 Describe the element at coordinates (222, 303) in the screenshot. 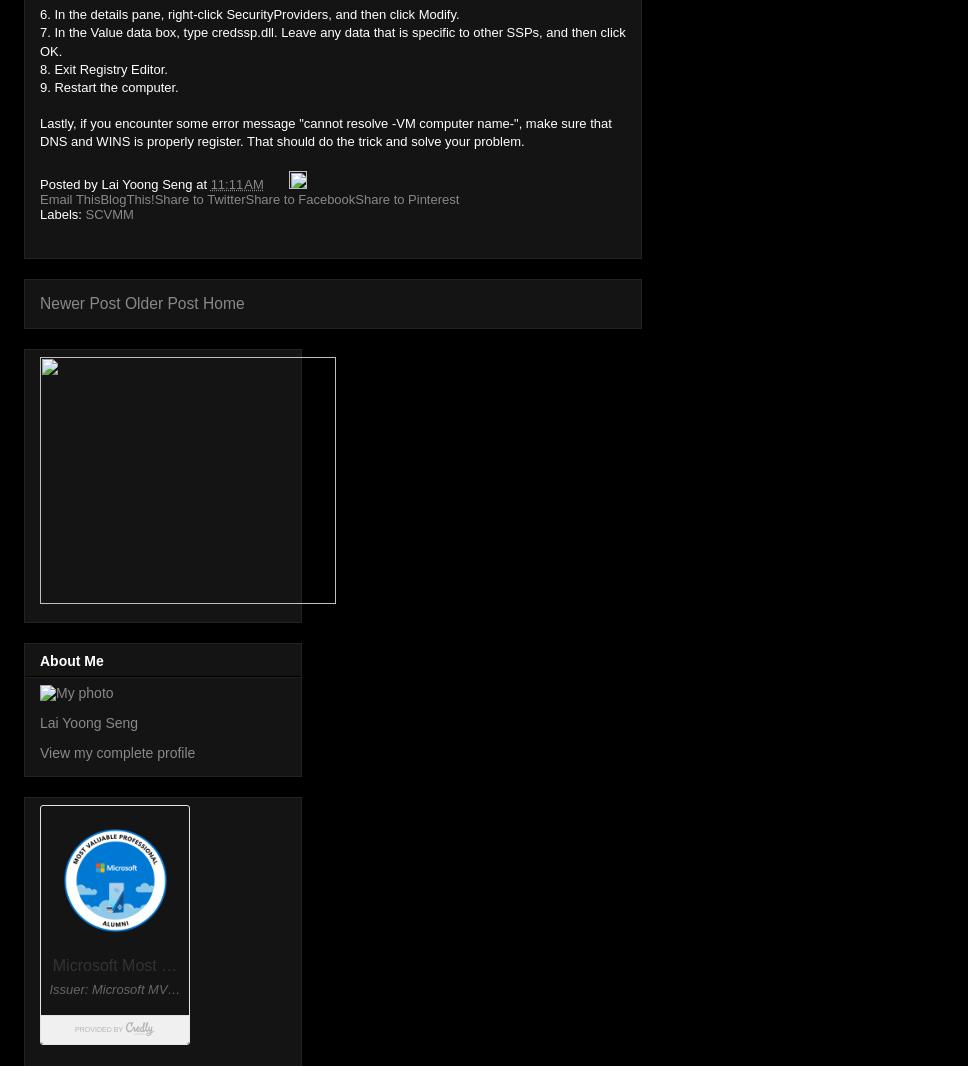

I see `'Home'` at that location.